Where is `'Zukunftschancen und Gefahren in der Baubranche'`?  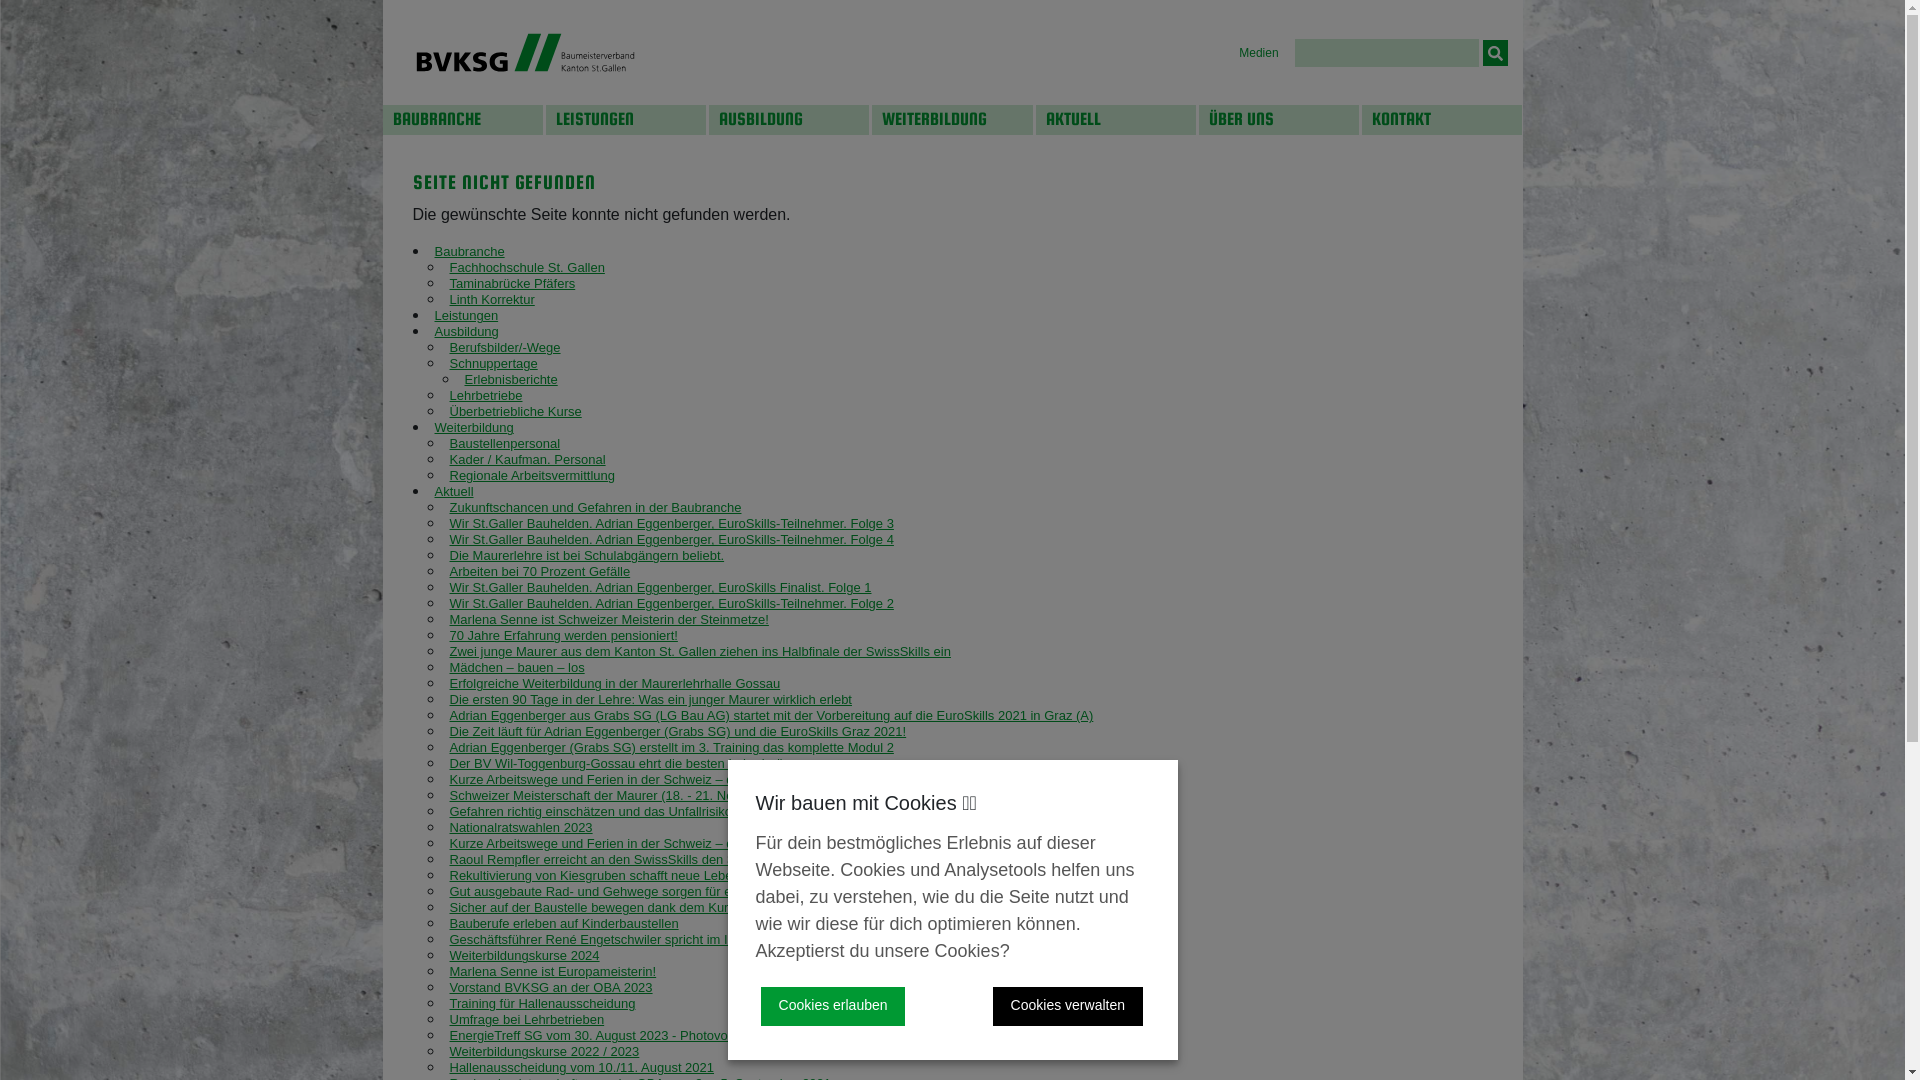
'Zukunftschancen und Gefahren in der Baubranche' is located at coordinates (449, 506).